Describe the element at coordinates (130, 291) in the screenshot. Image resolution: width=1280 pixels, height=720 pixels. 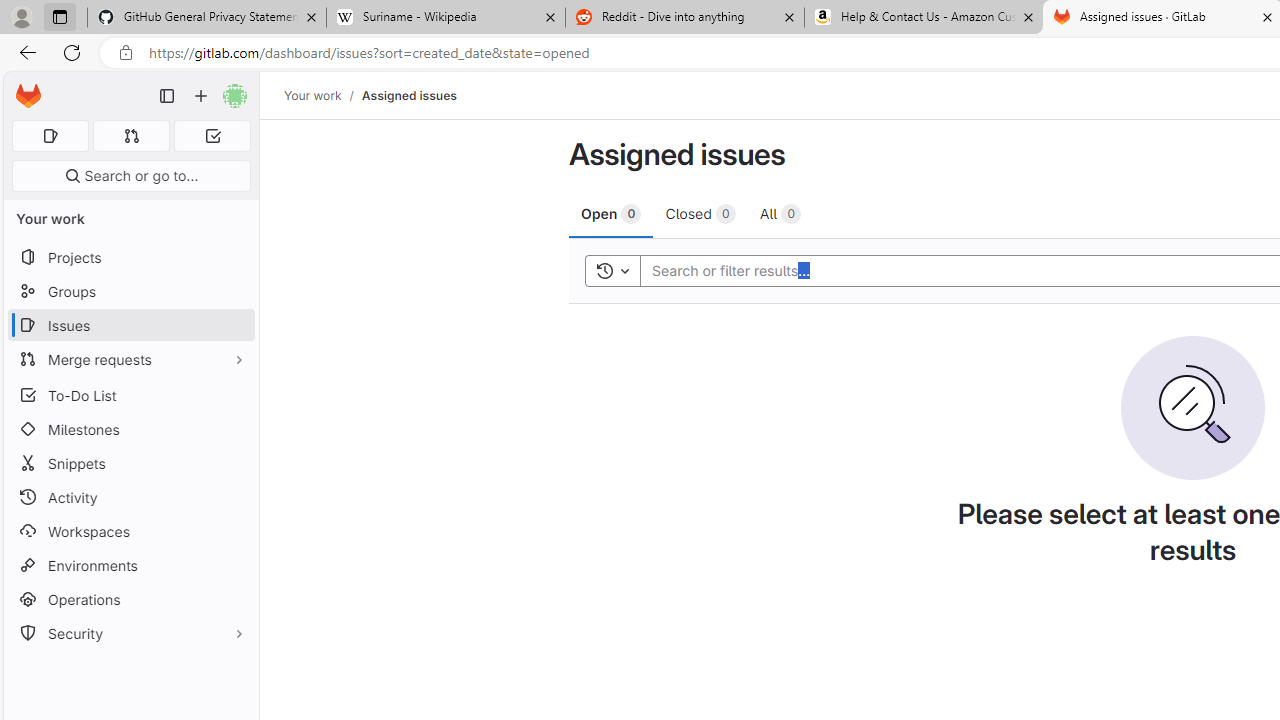
I see `'Groups'` at that location.